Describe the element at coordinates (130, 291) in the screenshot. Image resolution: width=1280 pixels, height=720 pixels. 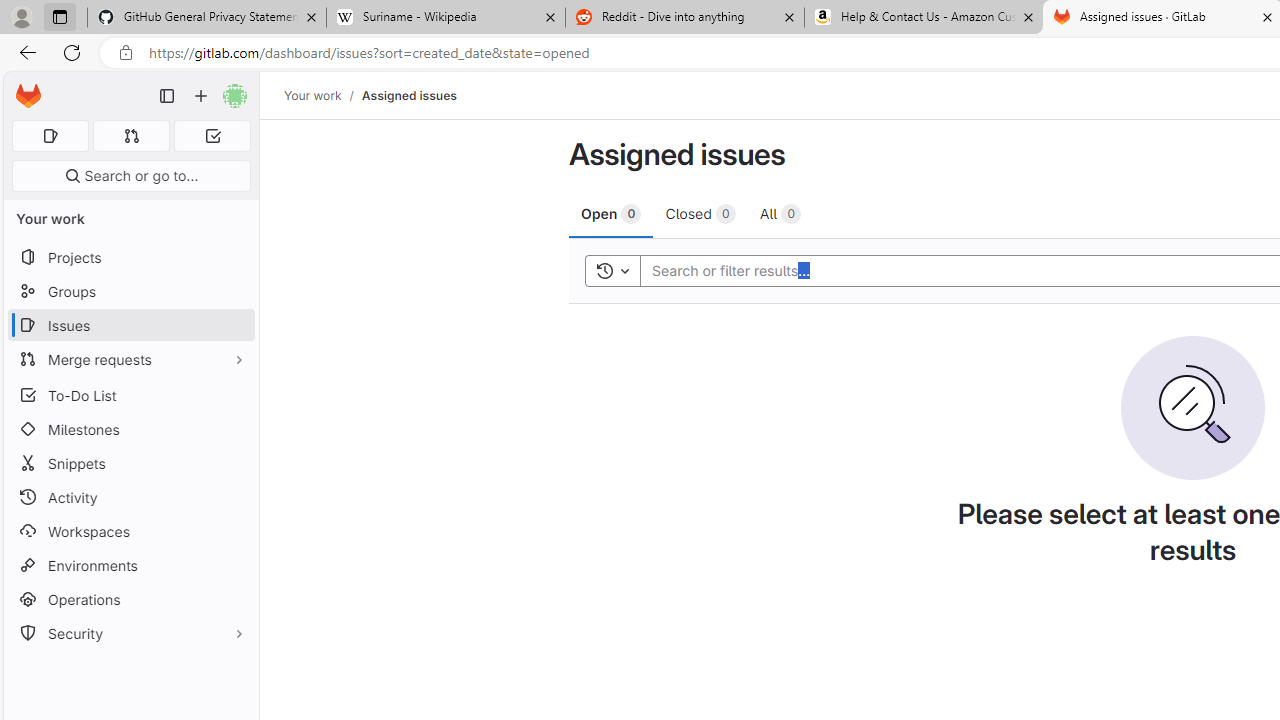
I see `'Groups'` at that location.